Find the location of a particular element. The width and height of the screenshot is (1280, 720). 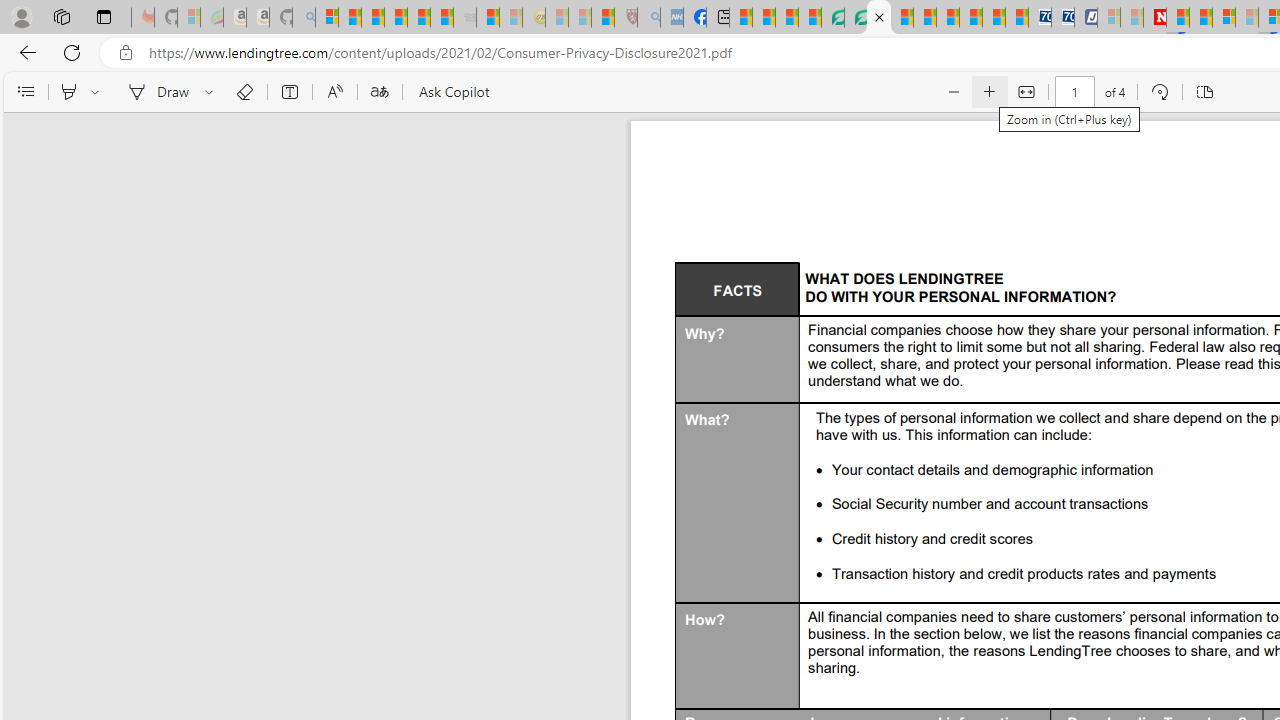

'Translate' is located at coordinates (379, 92).